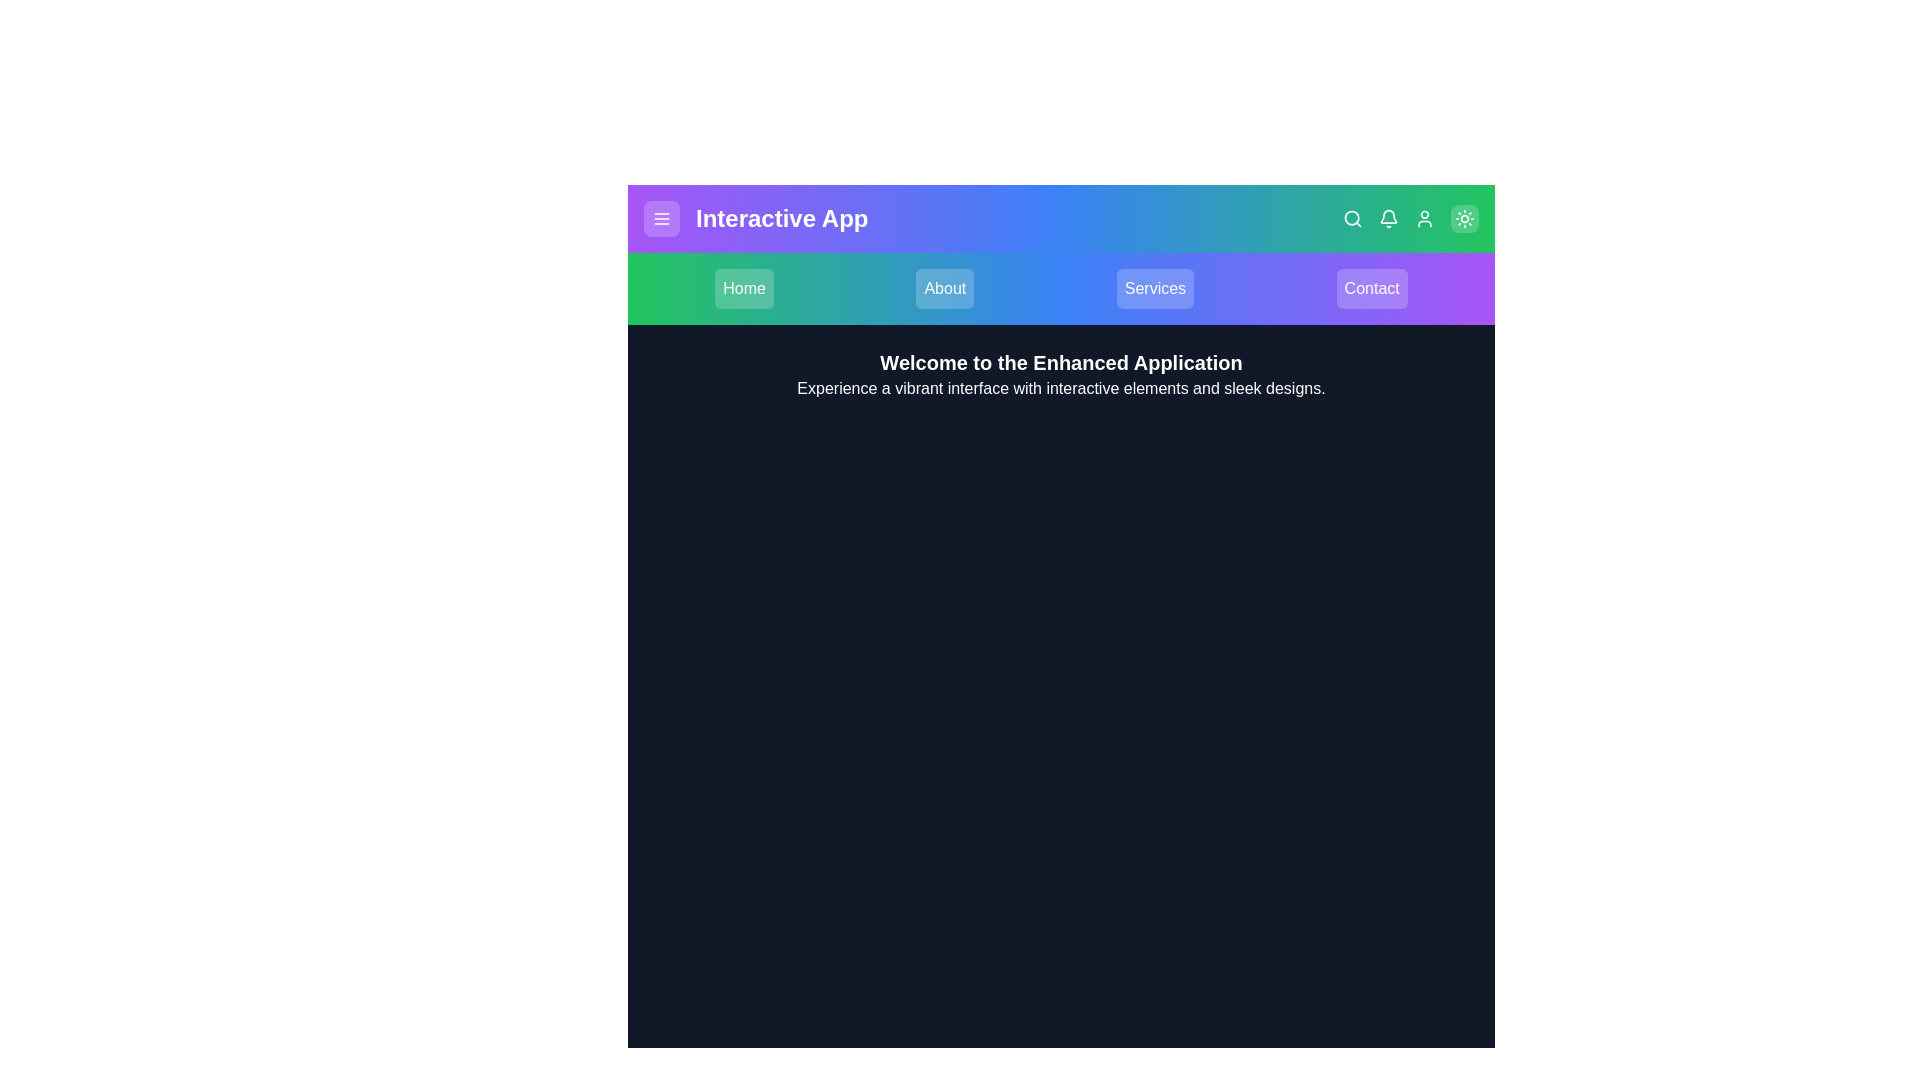 This screenshot has height=1080, width=1920. What do you see at coordinates (1464, 219) in the screenshot?
I see `the dark mode toggle button` at bounding box center [1464, 219].